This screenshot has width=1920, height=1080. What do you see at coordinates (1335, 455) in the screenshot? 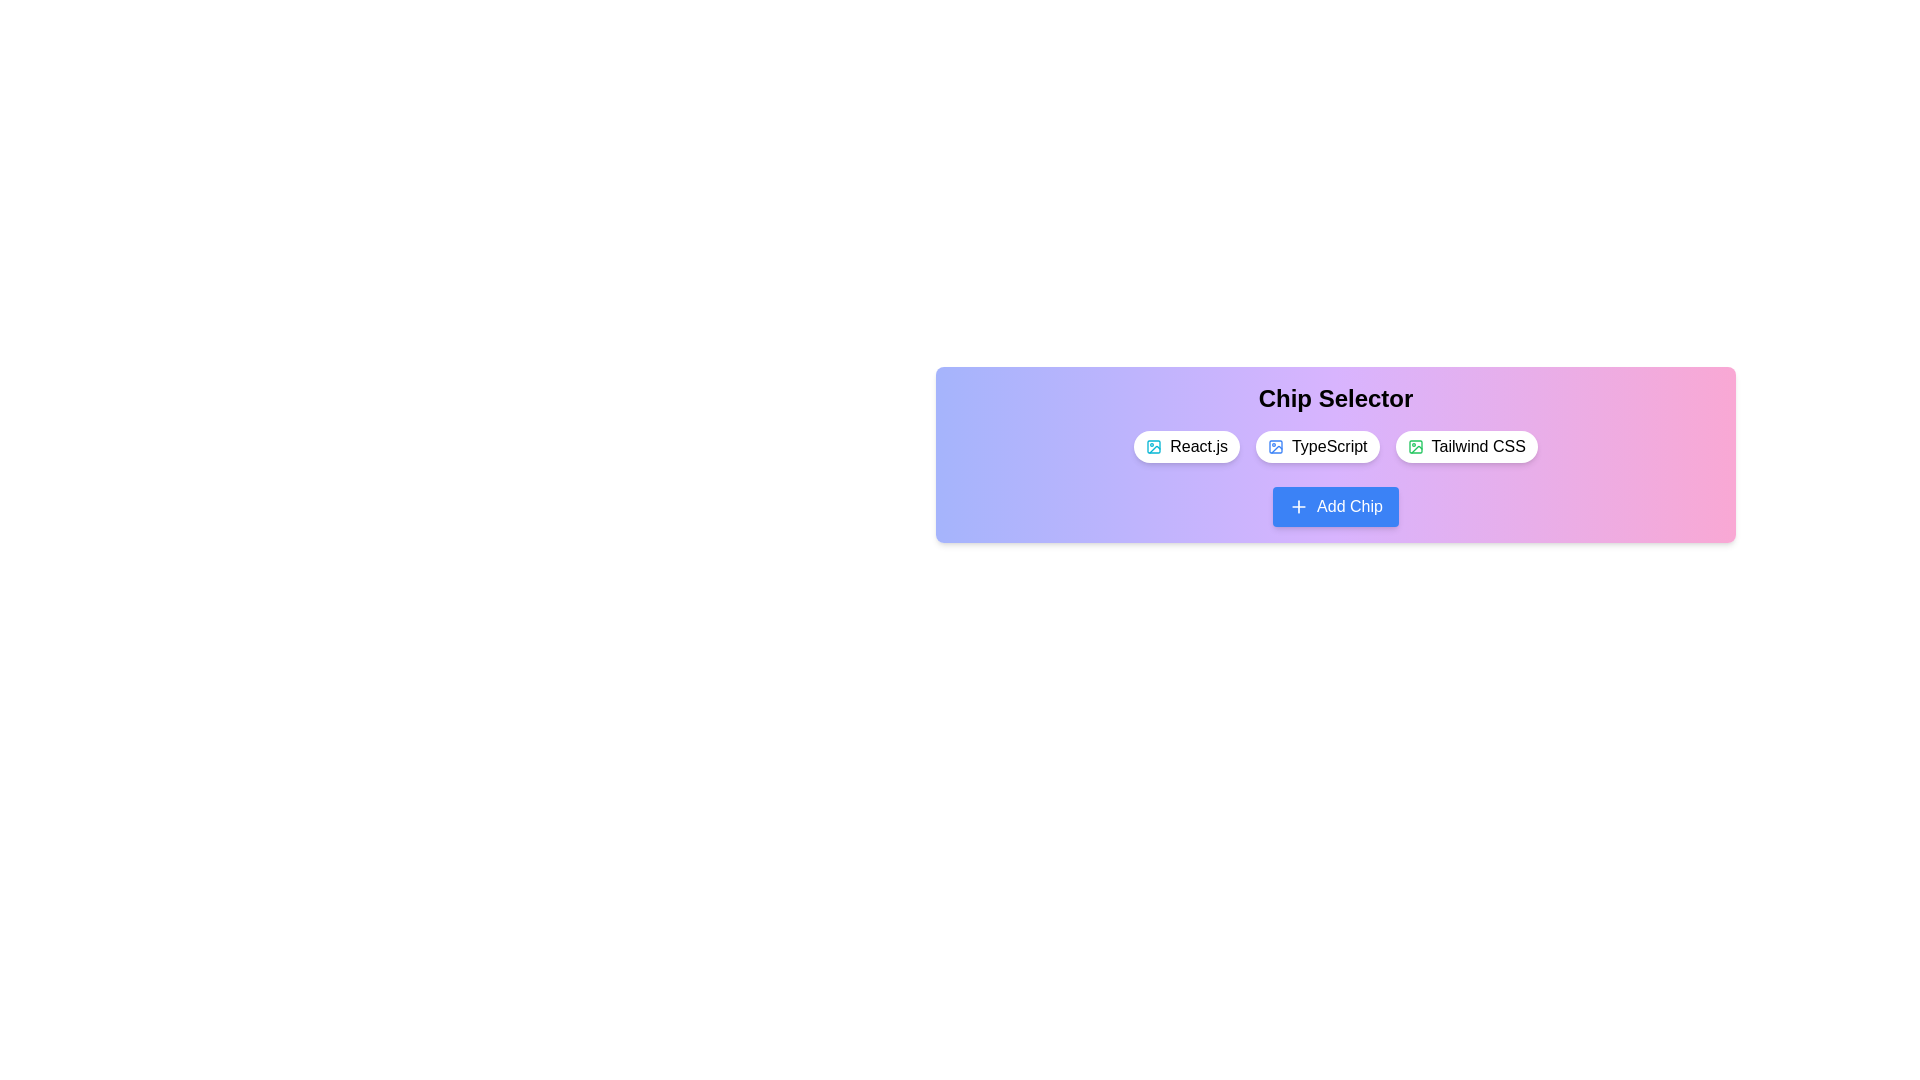
I see `the 'TypeScript' button in the group of options to trigger its hover state effect` at bounding box center [1335, 455].